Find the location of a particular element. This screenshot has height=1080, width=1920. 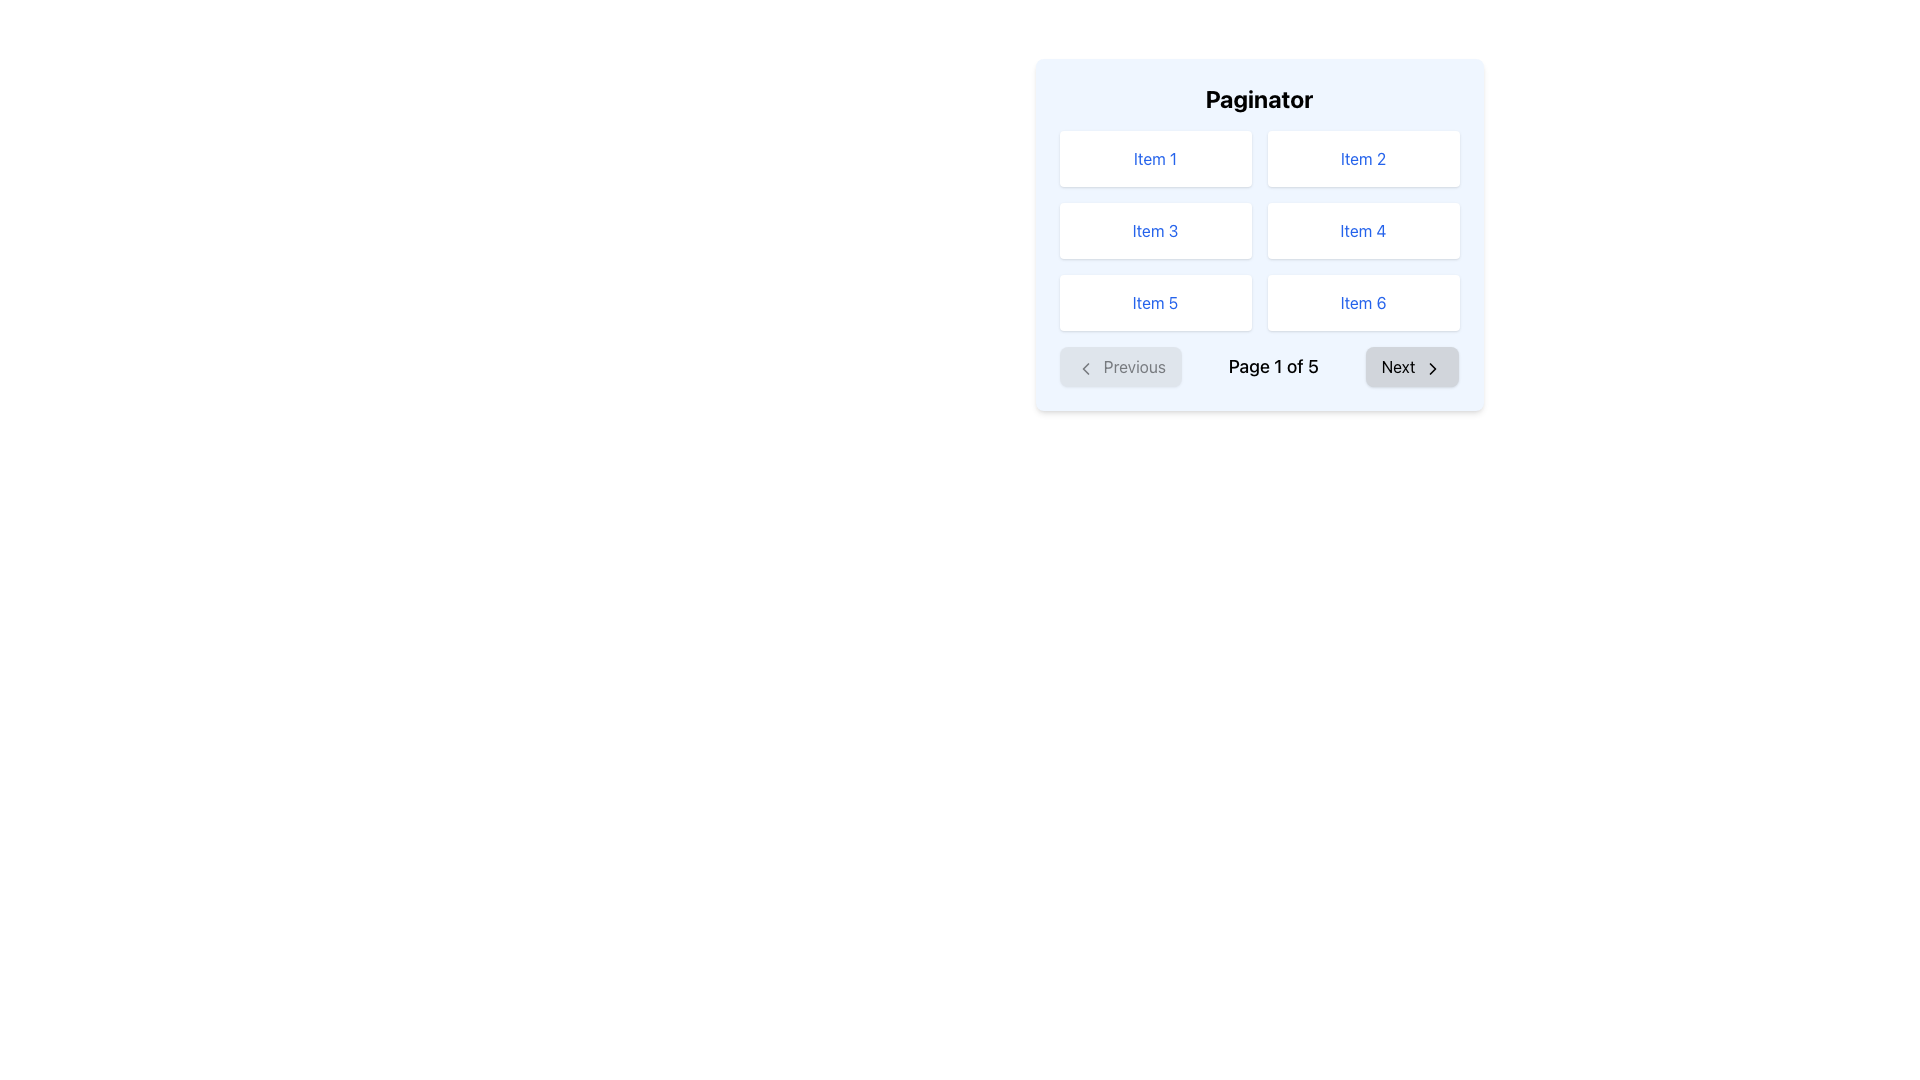

the leftward chevron icon inside the 'Previous' button located at the bottom-left of the paginator interface is located at coordinates (1084, 368).